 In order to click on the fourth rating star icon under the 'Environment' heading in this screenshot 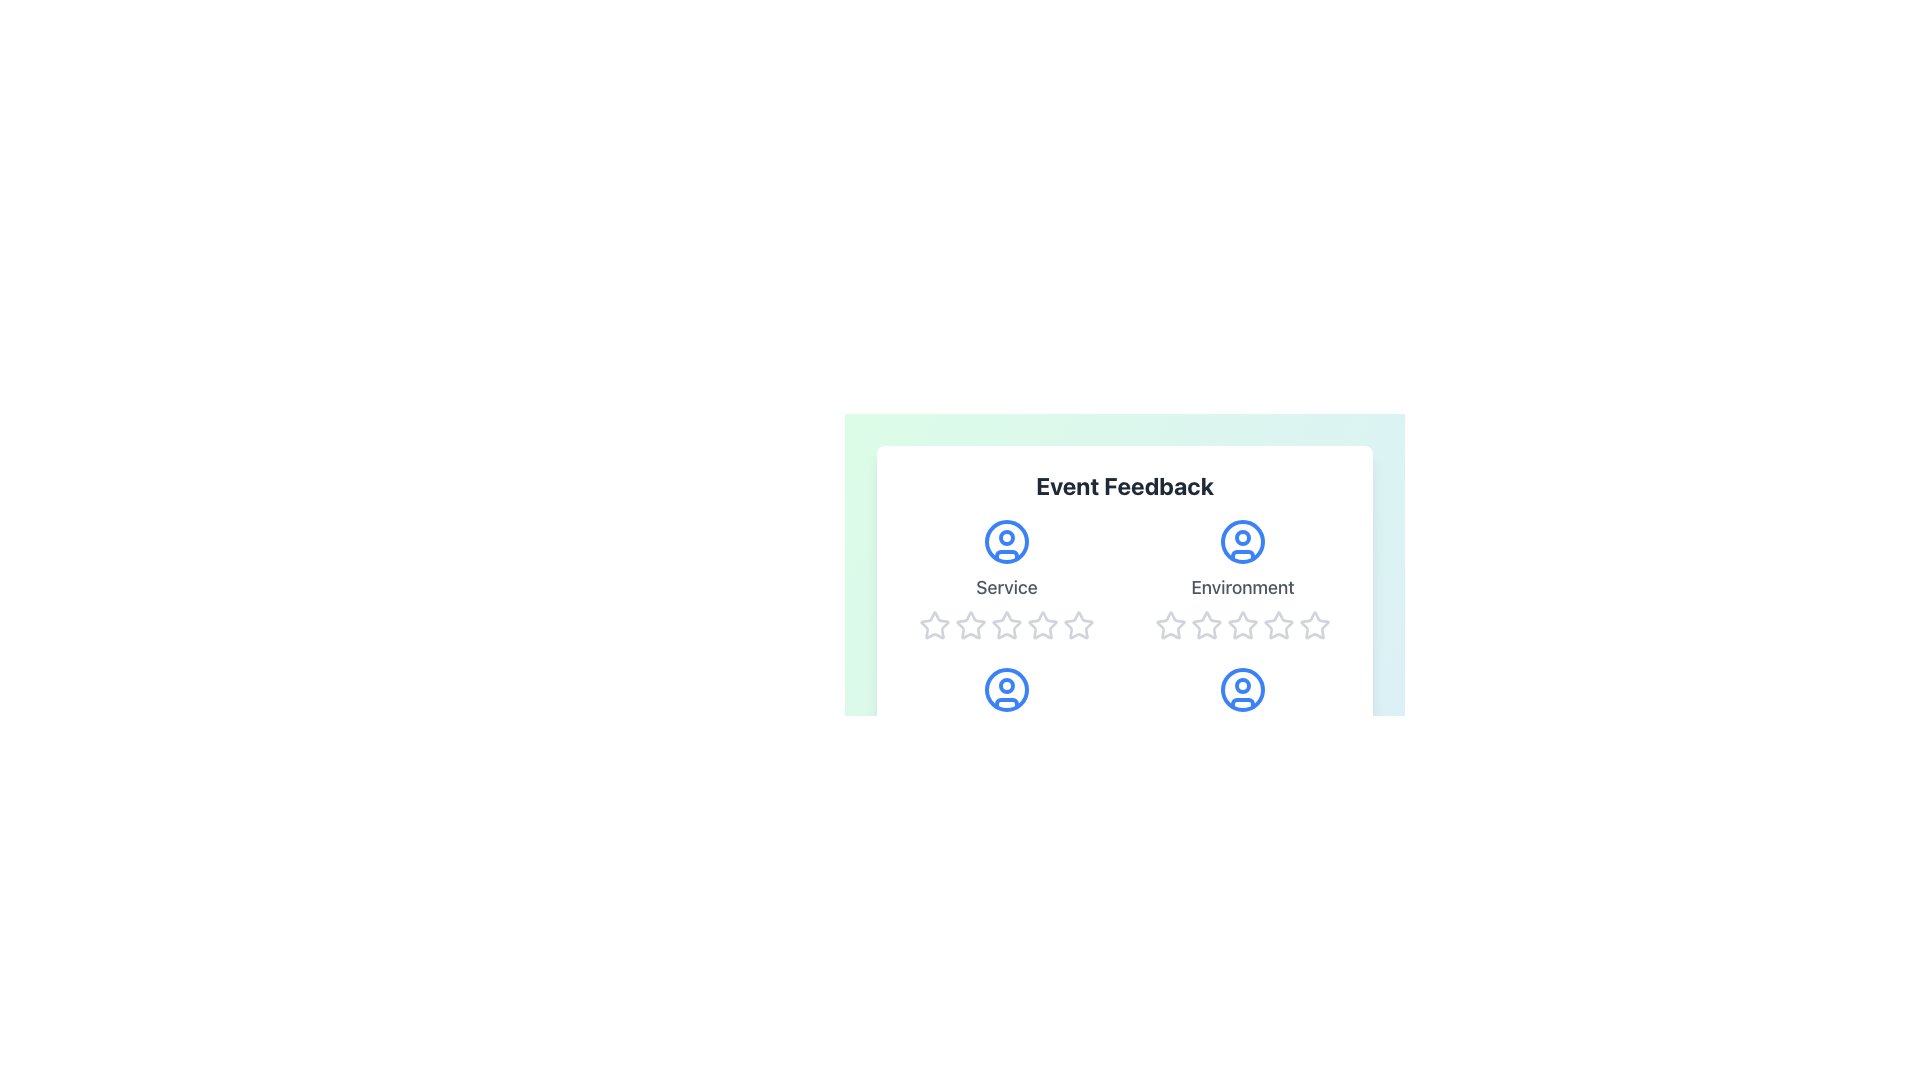, I will do `click(1242, 624)`.